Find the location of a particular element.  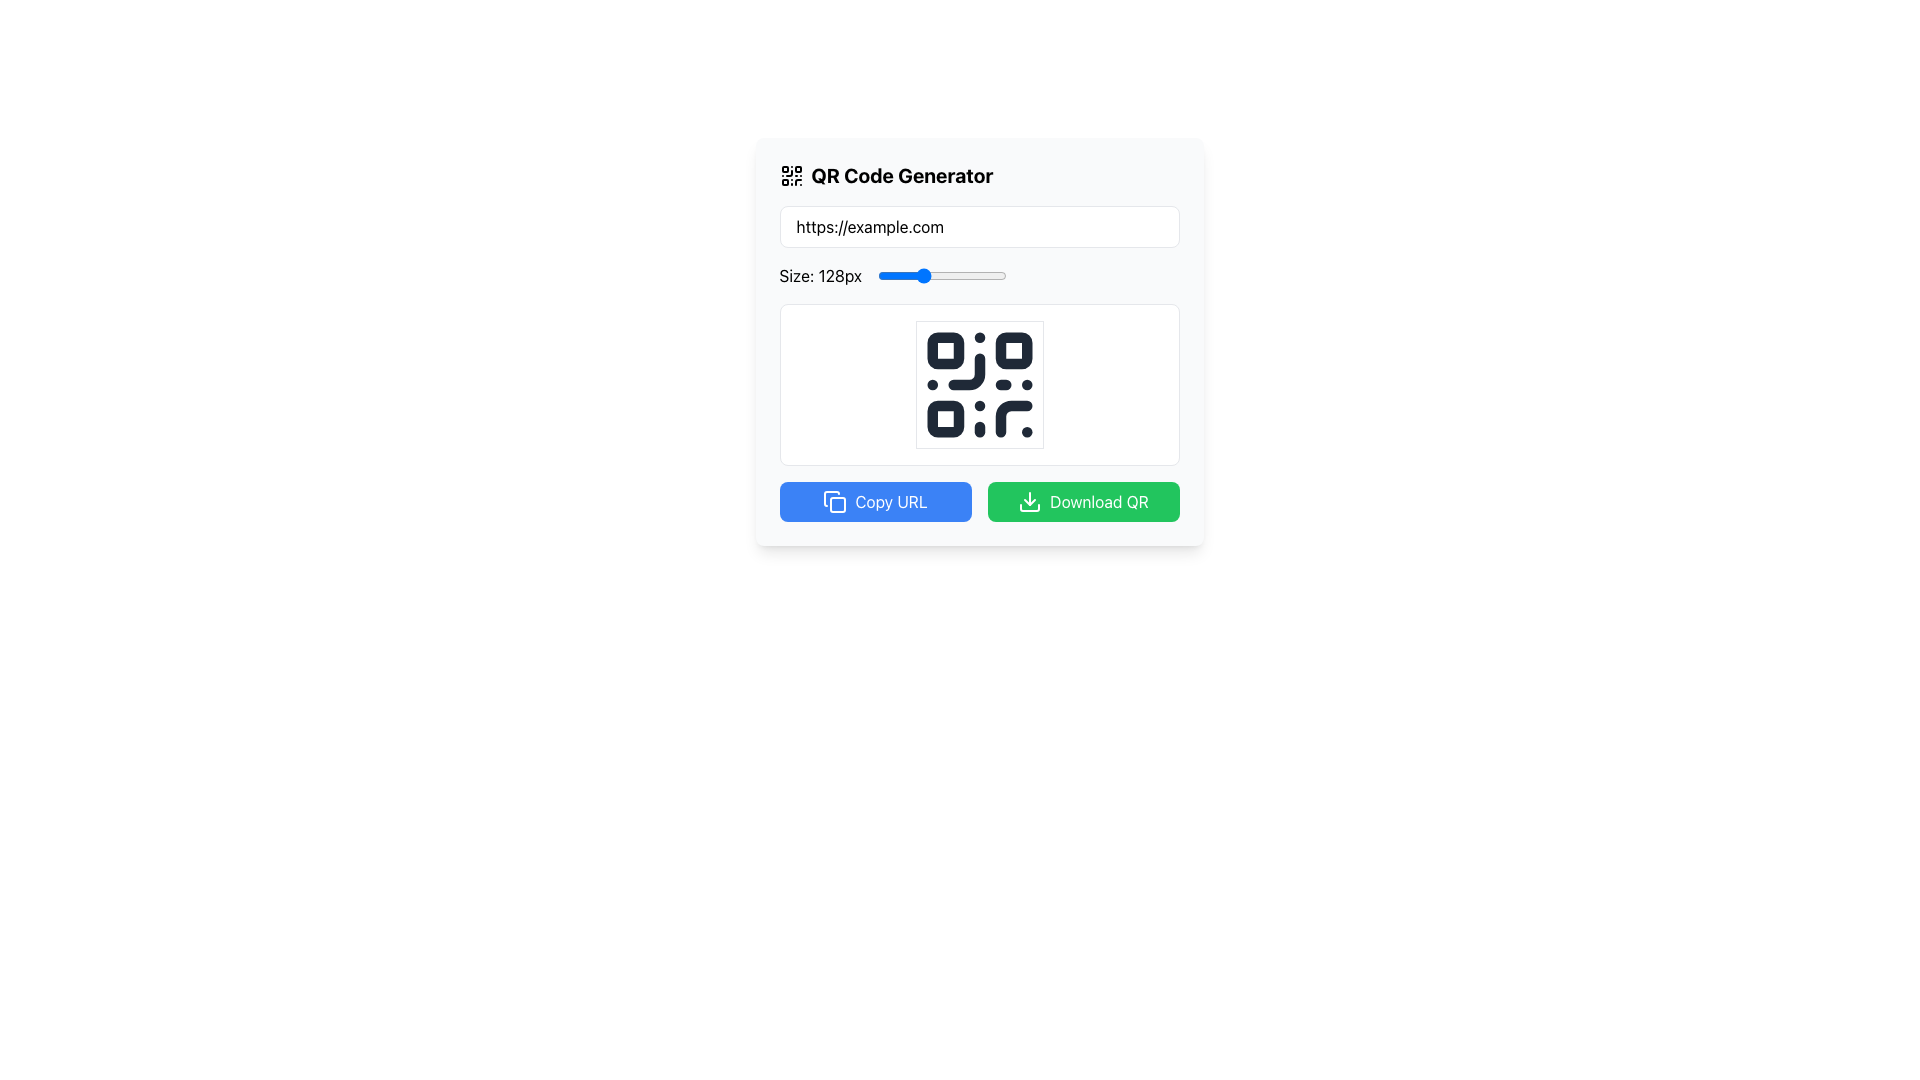

the horizontal slider labeled 'Size: 128px' to receive interactive feedback is located at coordinates (892, 276).